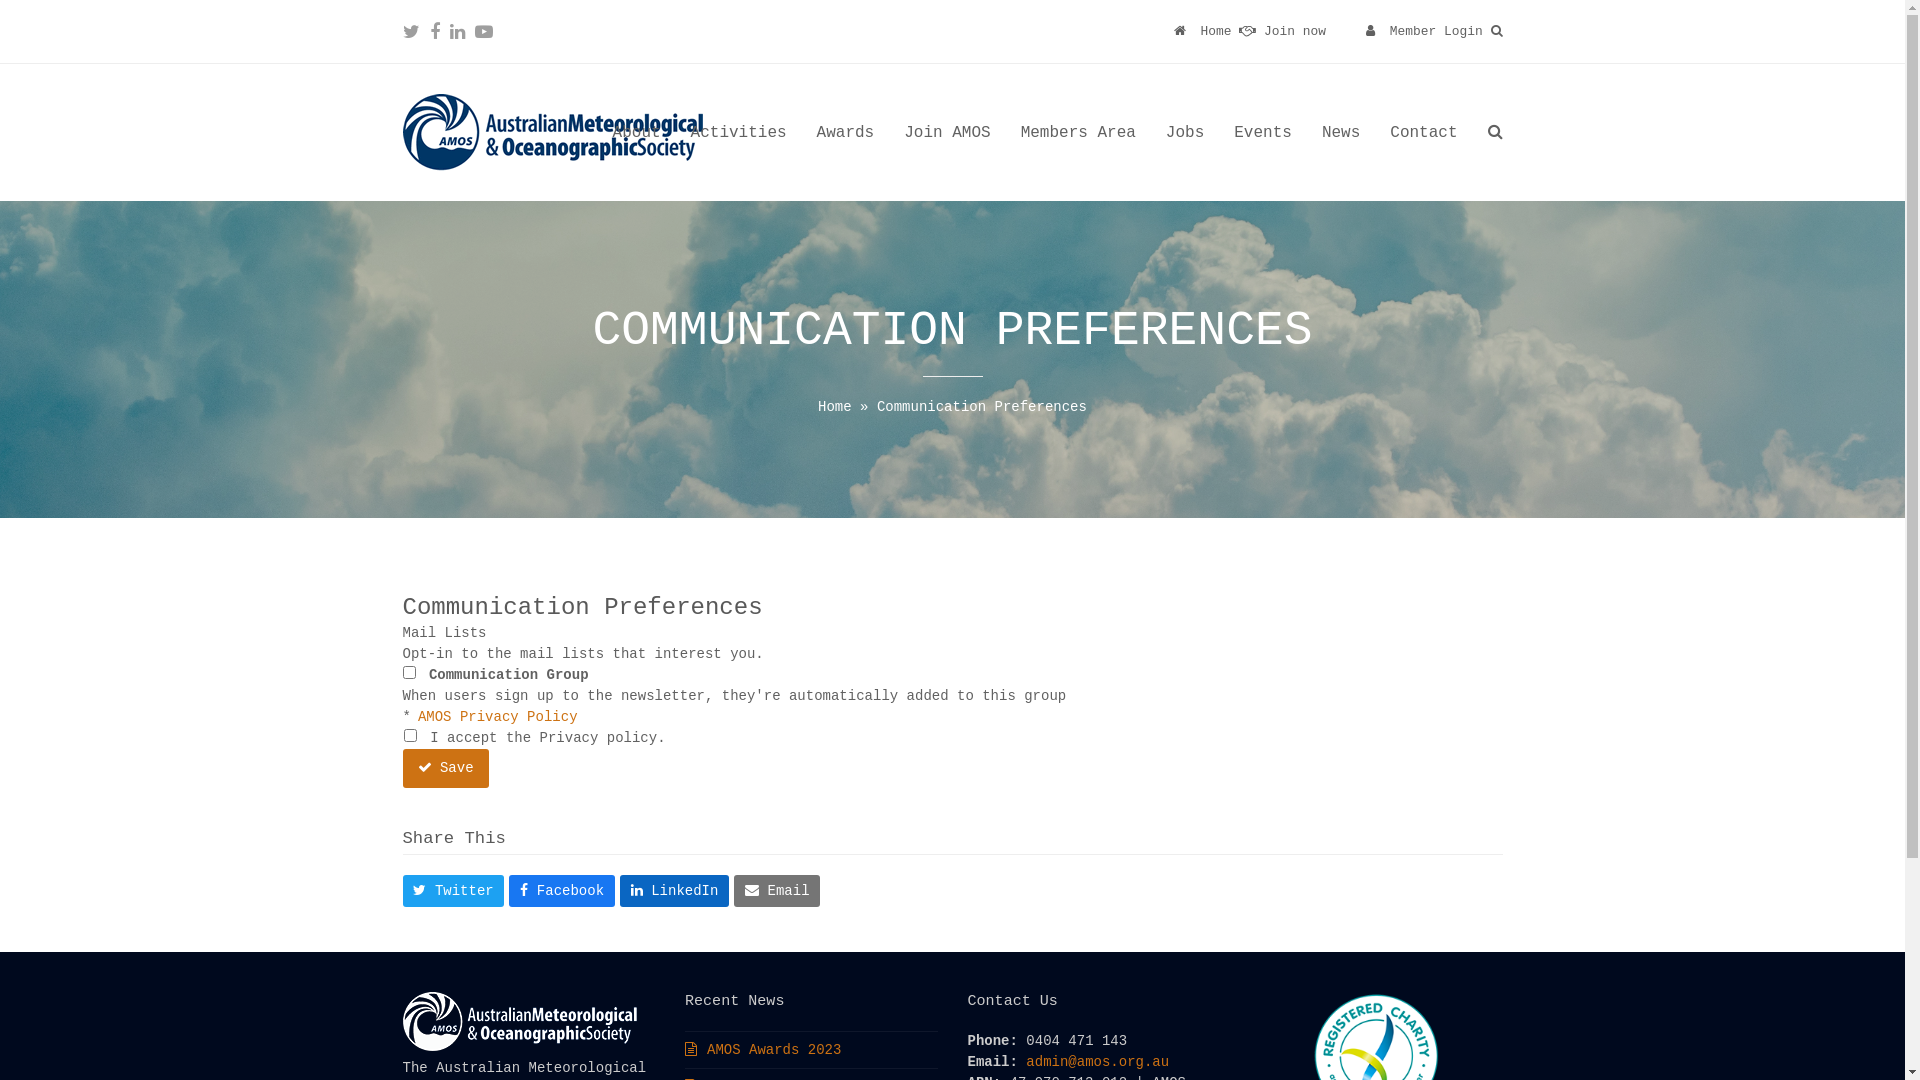  I want to click on 'Activities', so click(738, 132).